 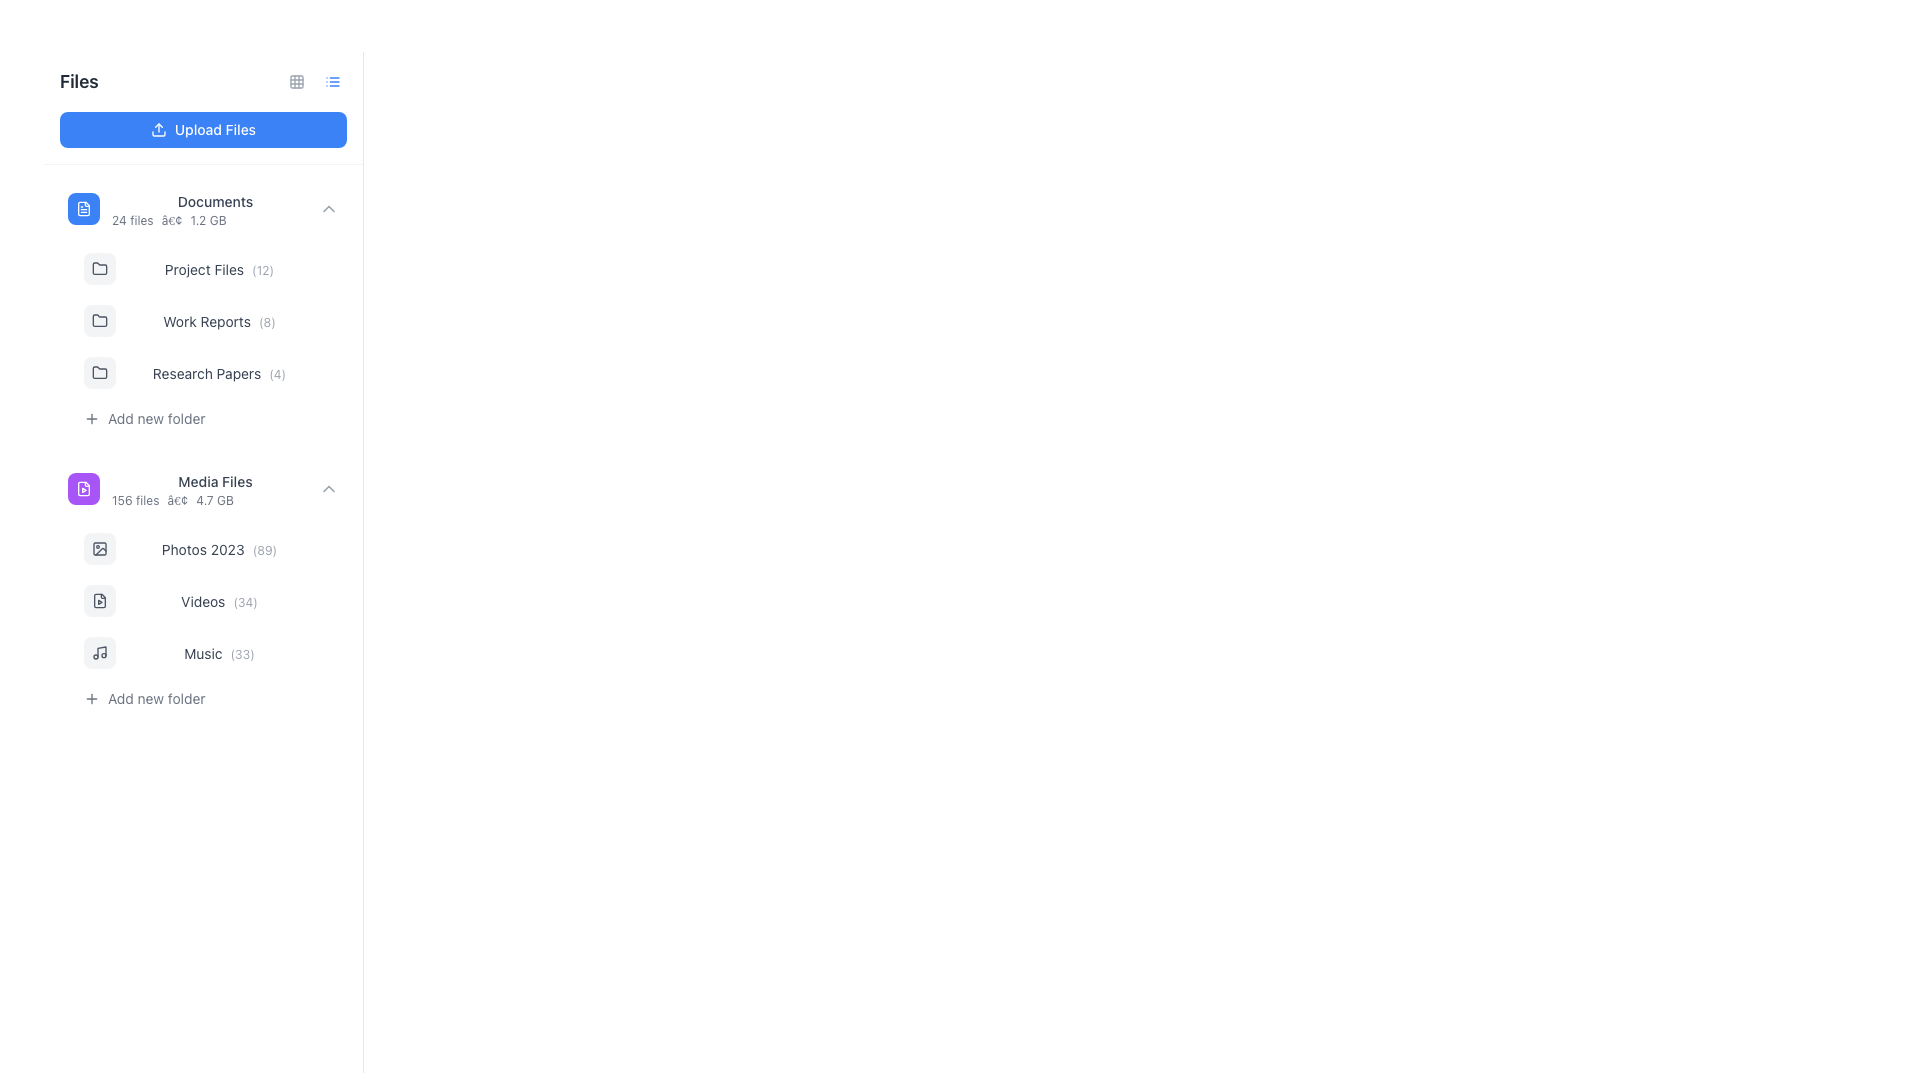 I want to click on the toggle button for changing the display format or layout, so click(x=296, y=80).